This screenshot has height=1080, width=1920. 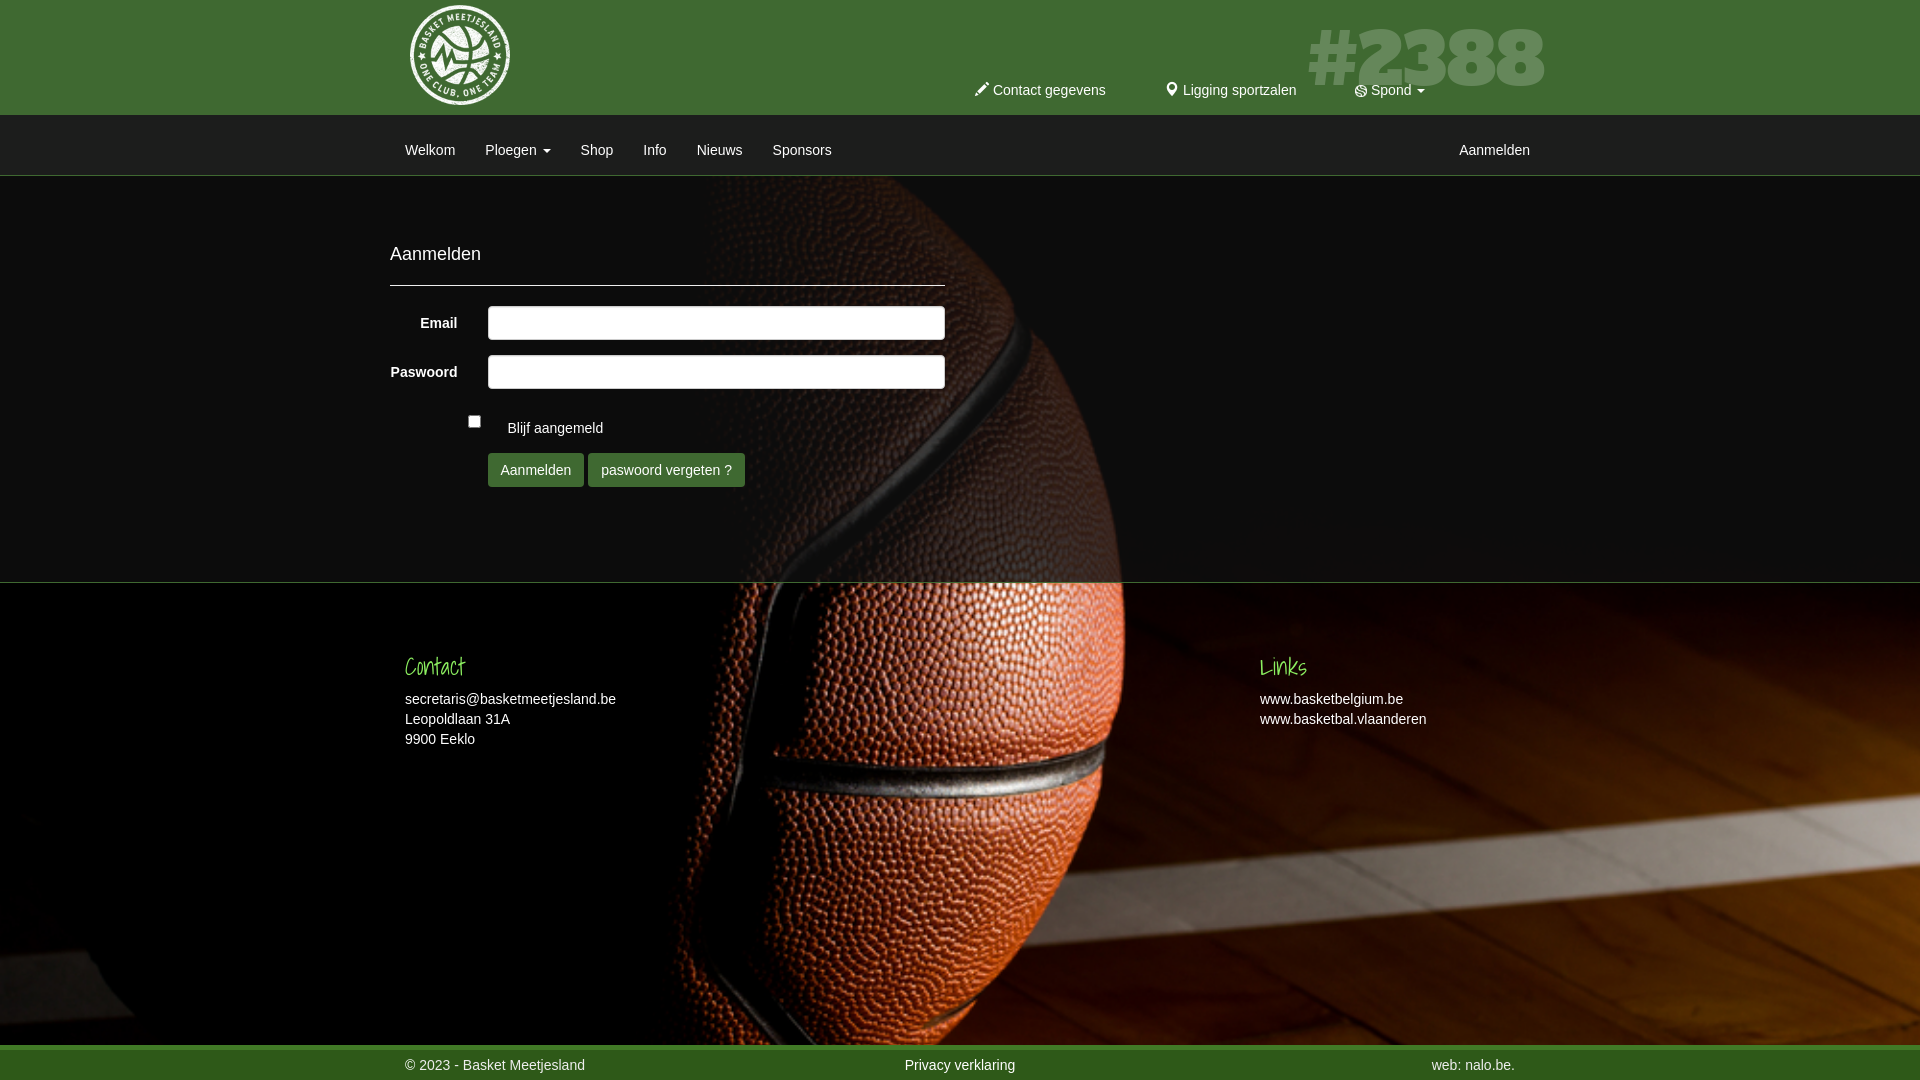 I want to click on 'Sponsors', so click(x=802, y=144).